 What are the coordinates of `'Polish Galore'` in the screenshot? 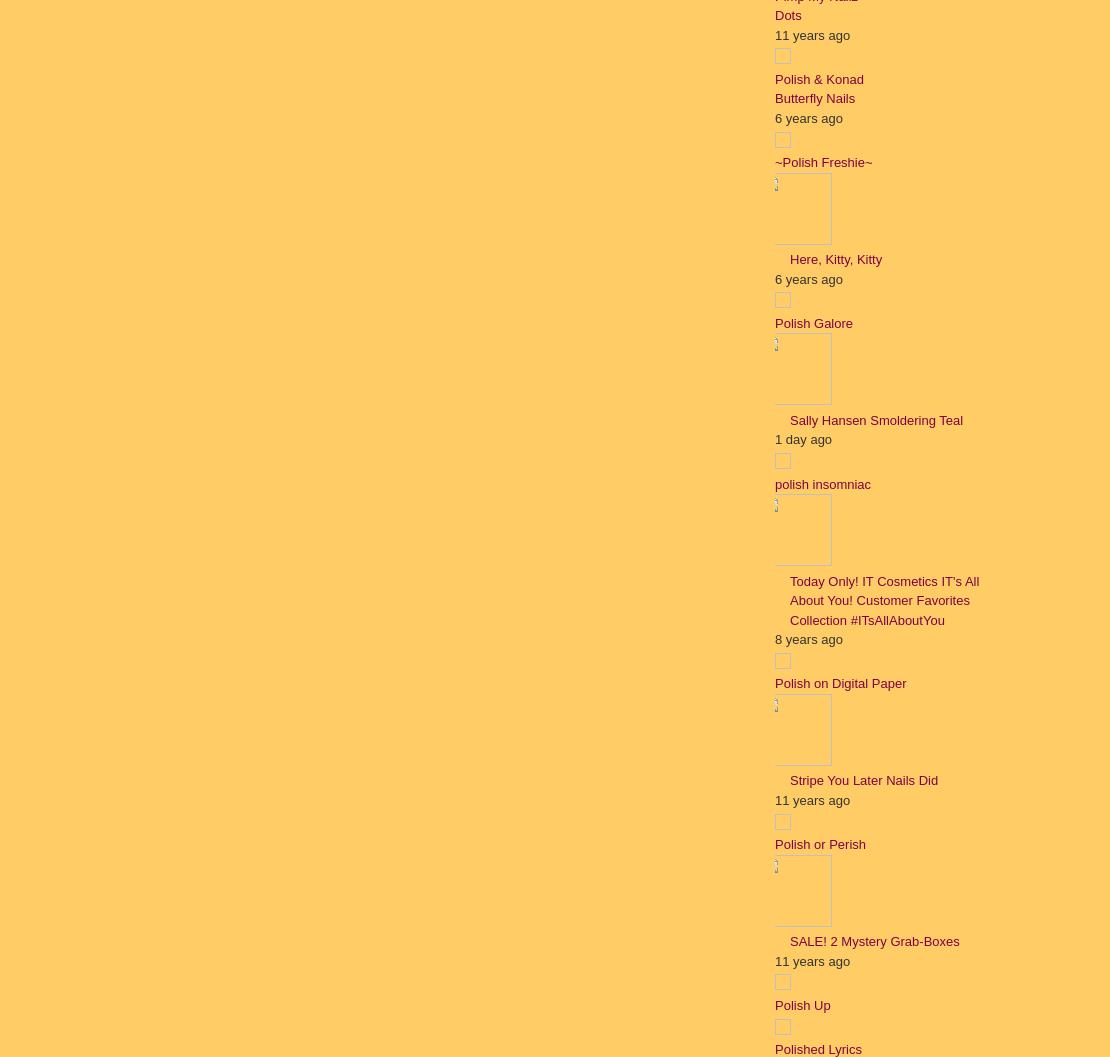 It's located at (774, 322).